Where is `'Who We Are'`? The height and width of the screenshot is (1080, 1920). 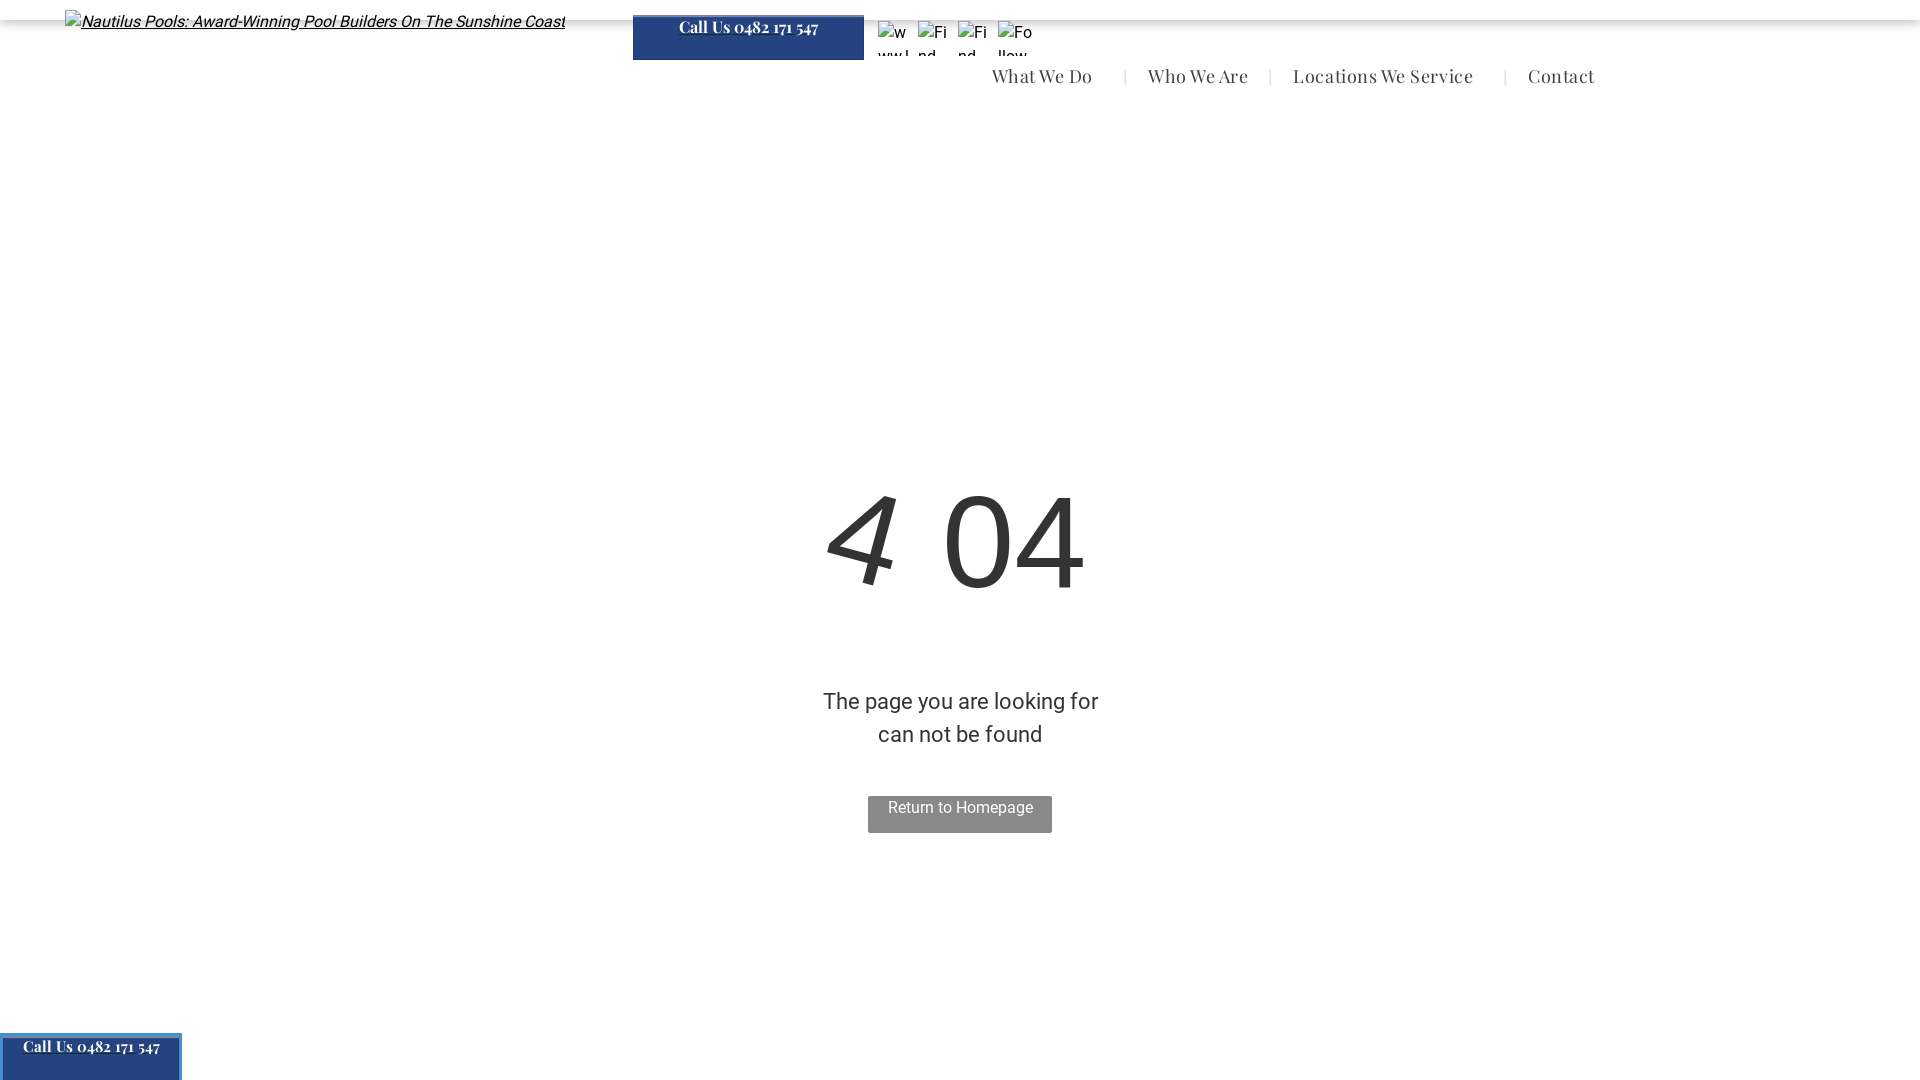 'Who We Are' is located at coordinates (1198, 75).